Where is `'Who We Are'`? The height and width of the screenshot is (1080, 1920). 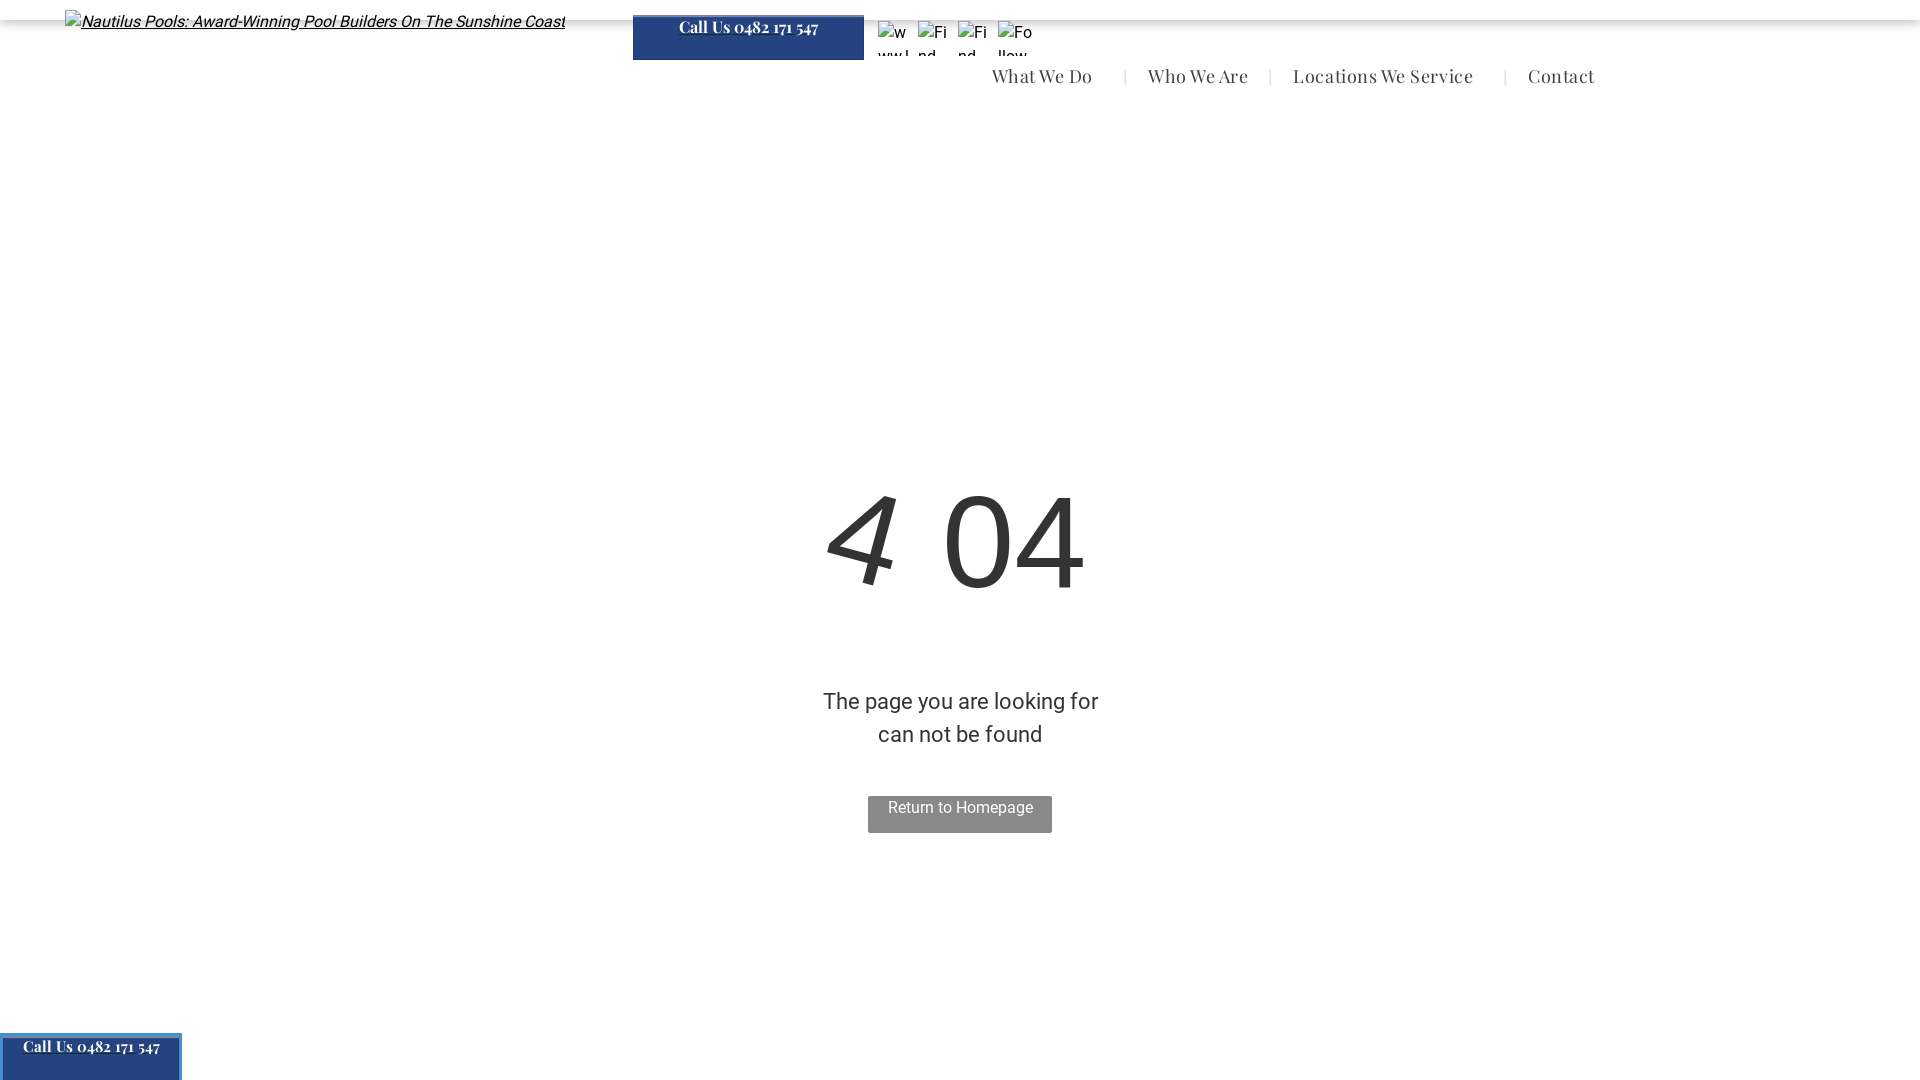 'Who We Are' is located at coordinates (1198, 75).